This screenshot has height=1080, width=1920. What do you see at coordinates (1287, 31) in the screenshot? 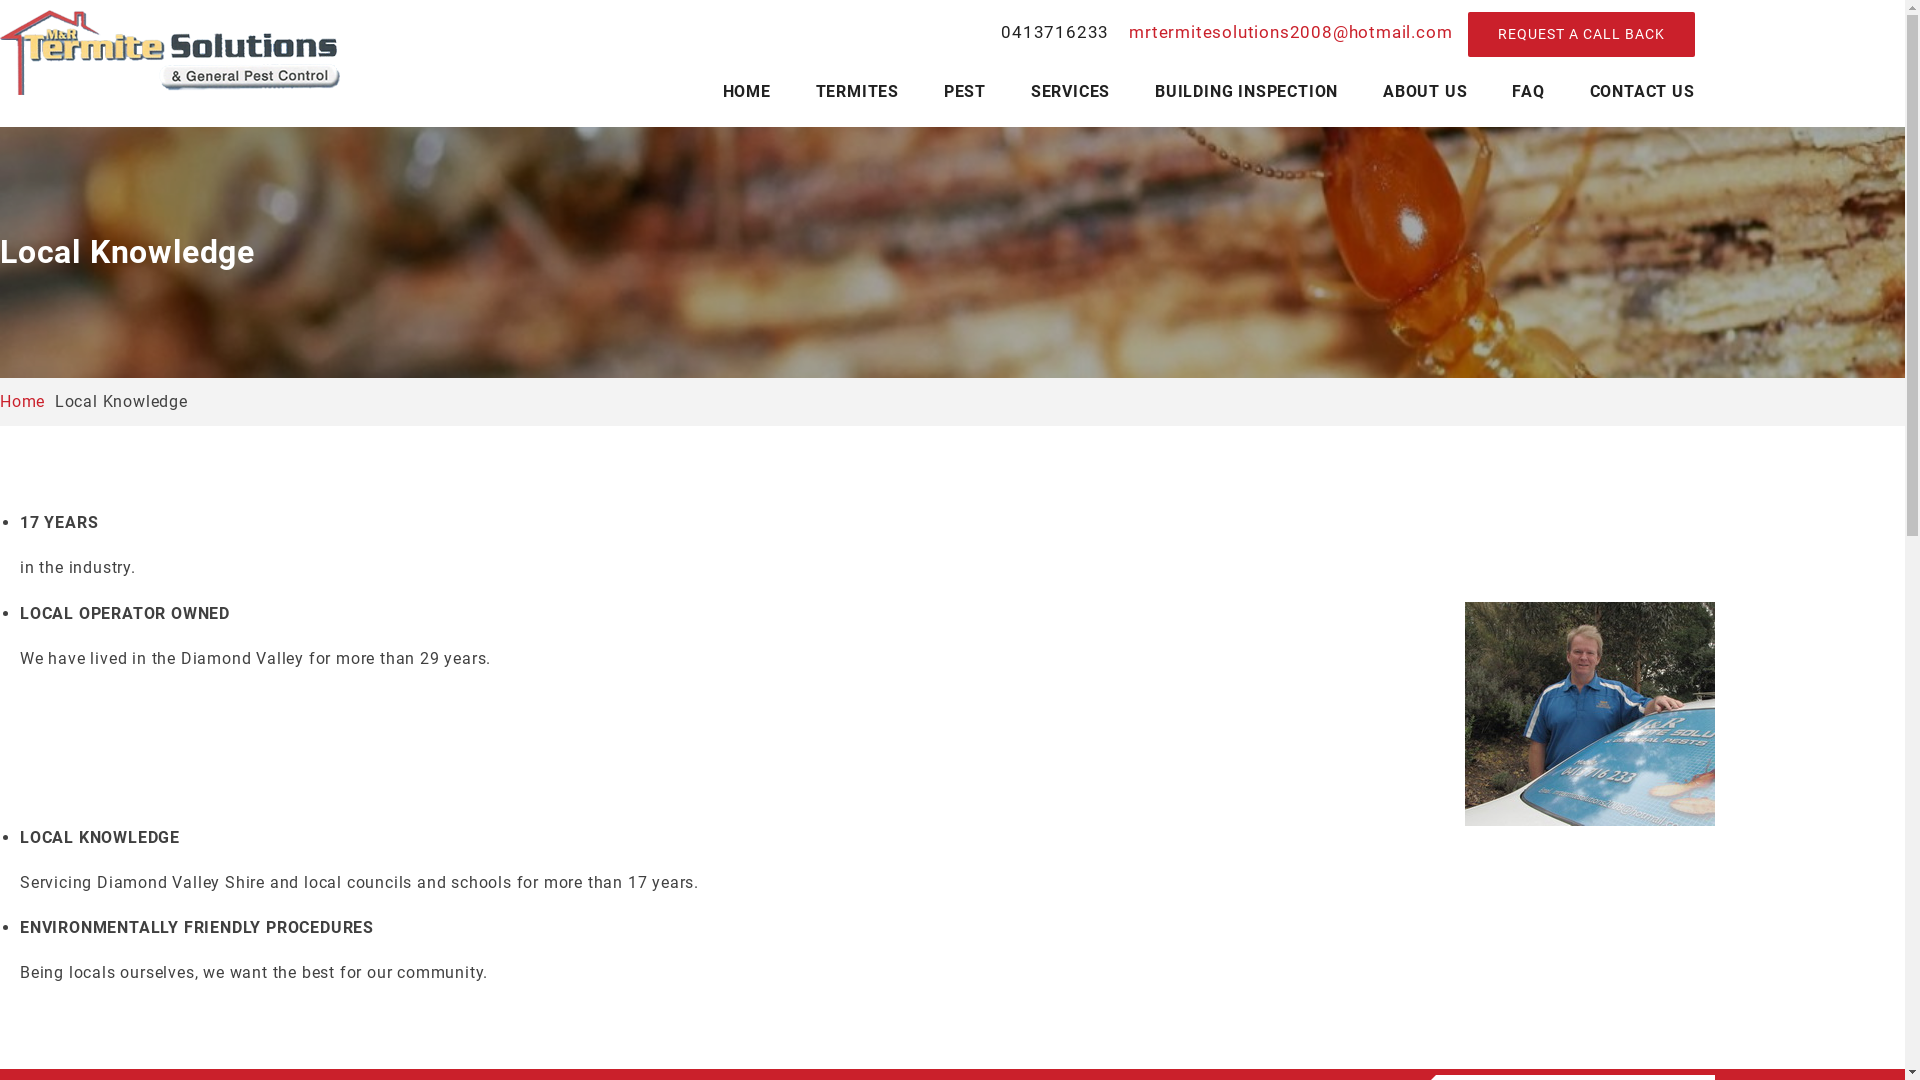
I see `'mrtermitesolutions2008@hotmail.com'` at bounding box center [1287, 31].